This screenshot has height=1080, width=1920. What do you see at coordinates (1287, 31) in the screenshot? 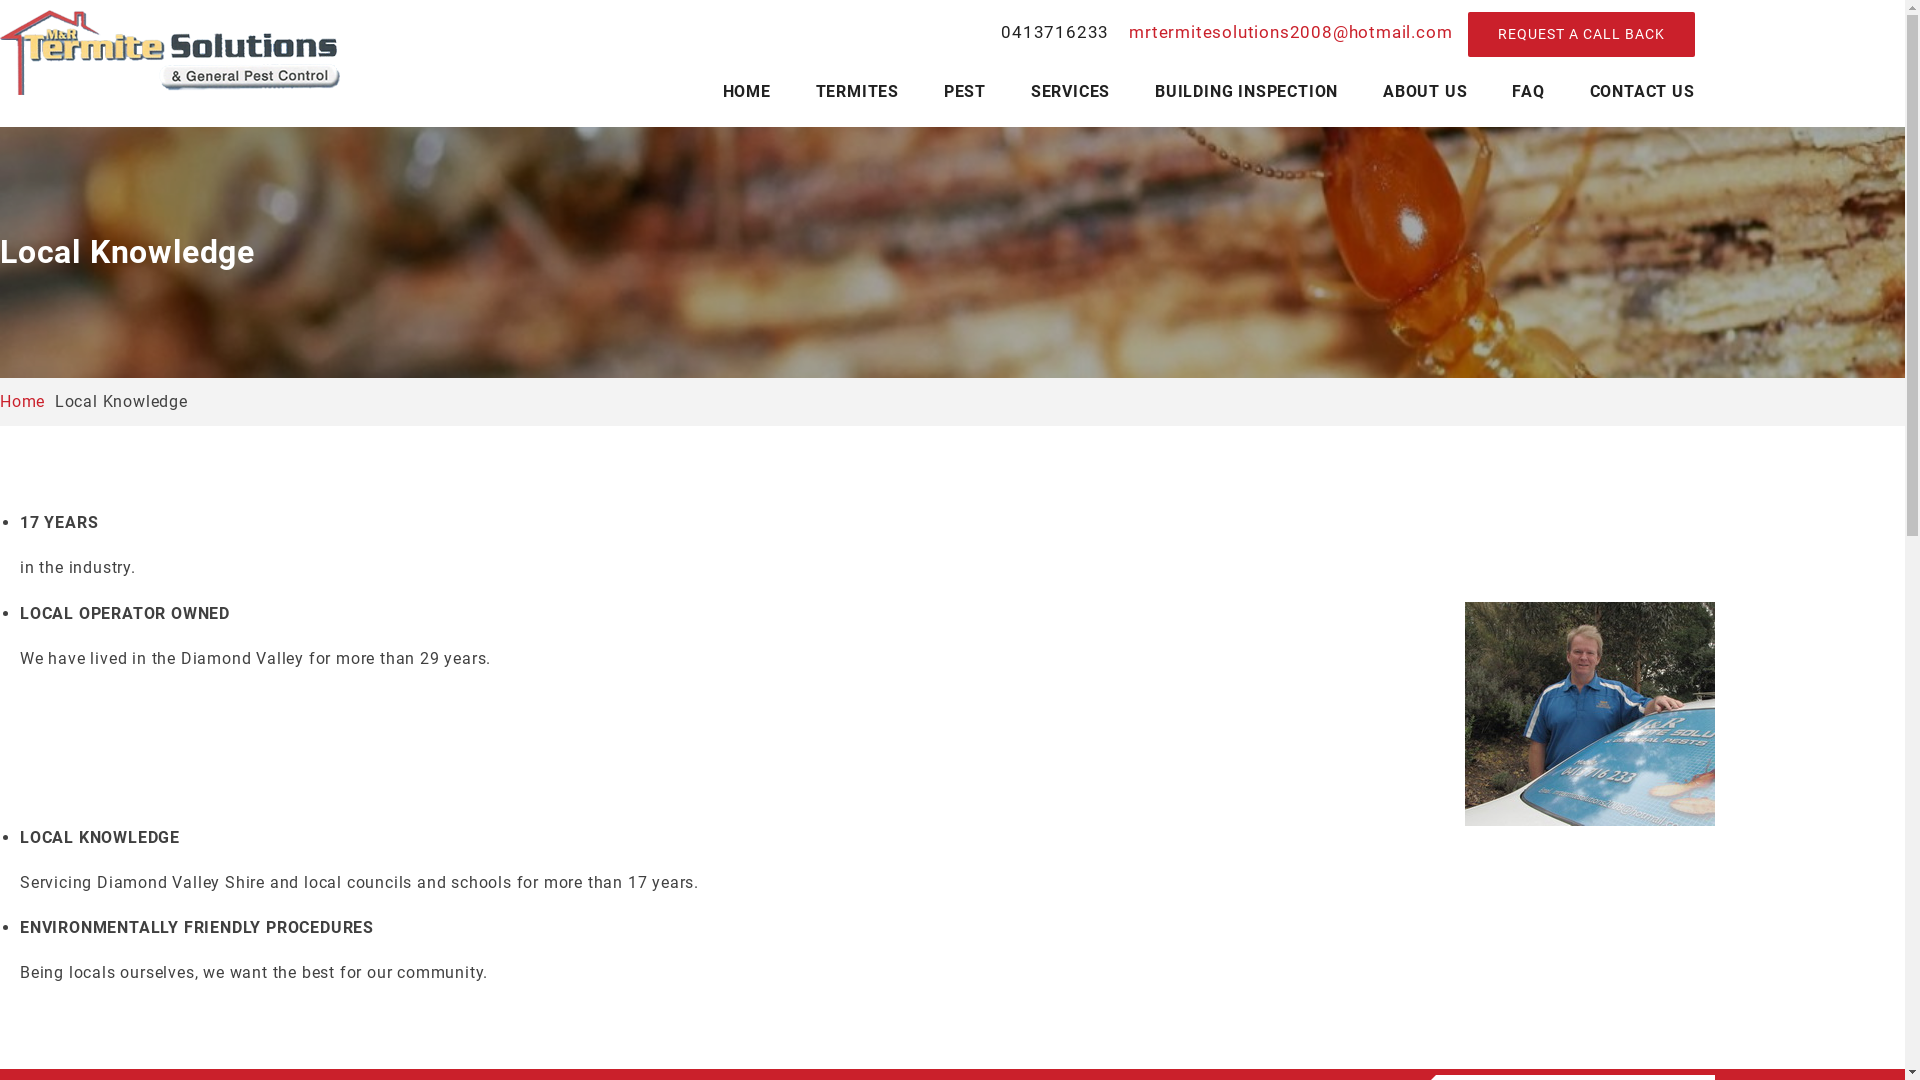
I see `'mrtermitesolutions2008@hotmail.com'` at bounding box center [1287, 31].